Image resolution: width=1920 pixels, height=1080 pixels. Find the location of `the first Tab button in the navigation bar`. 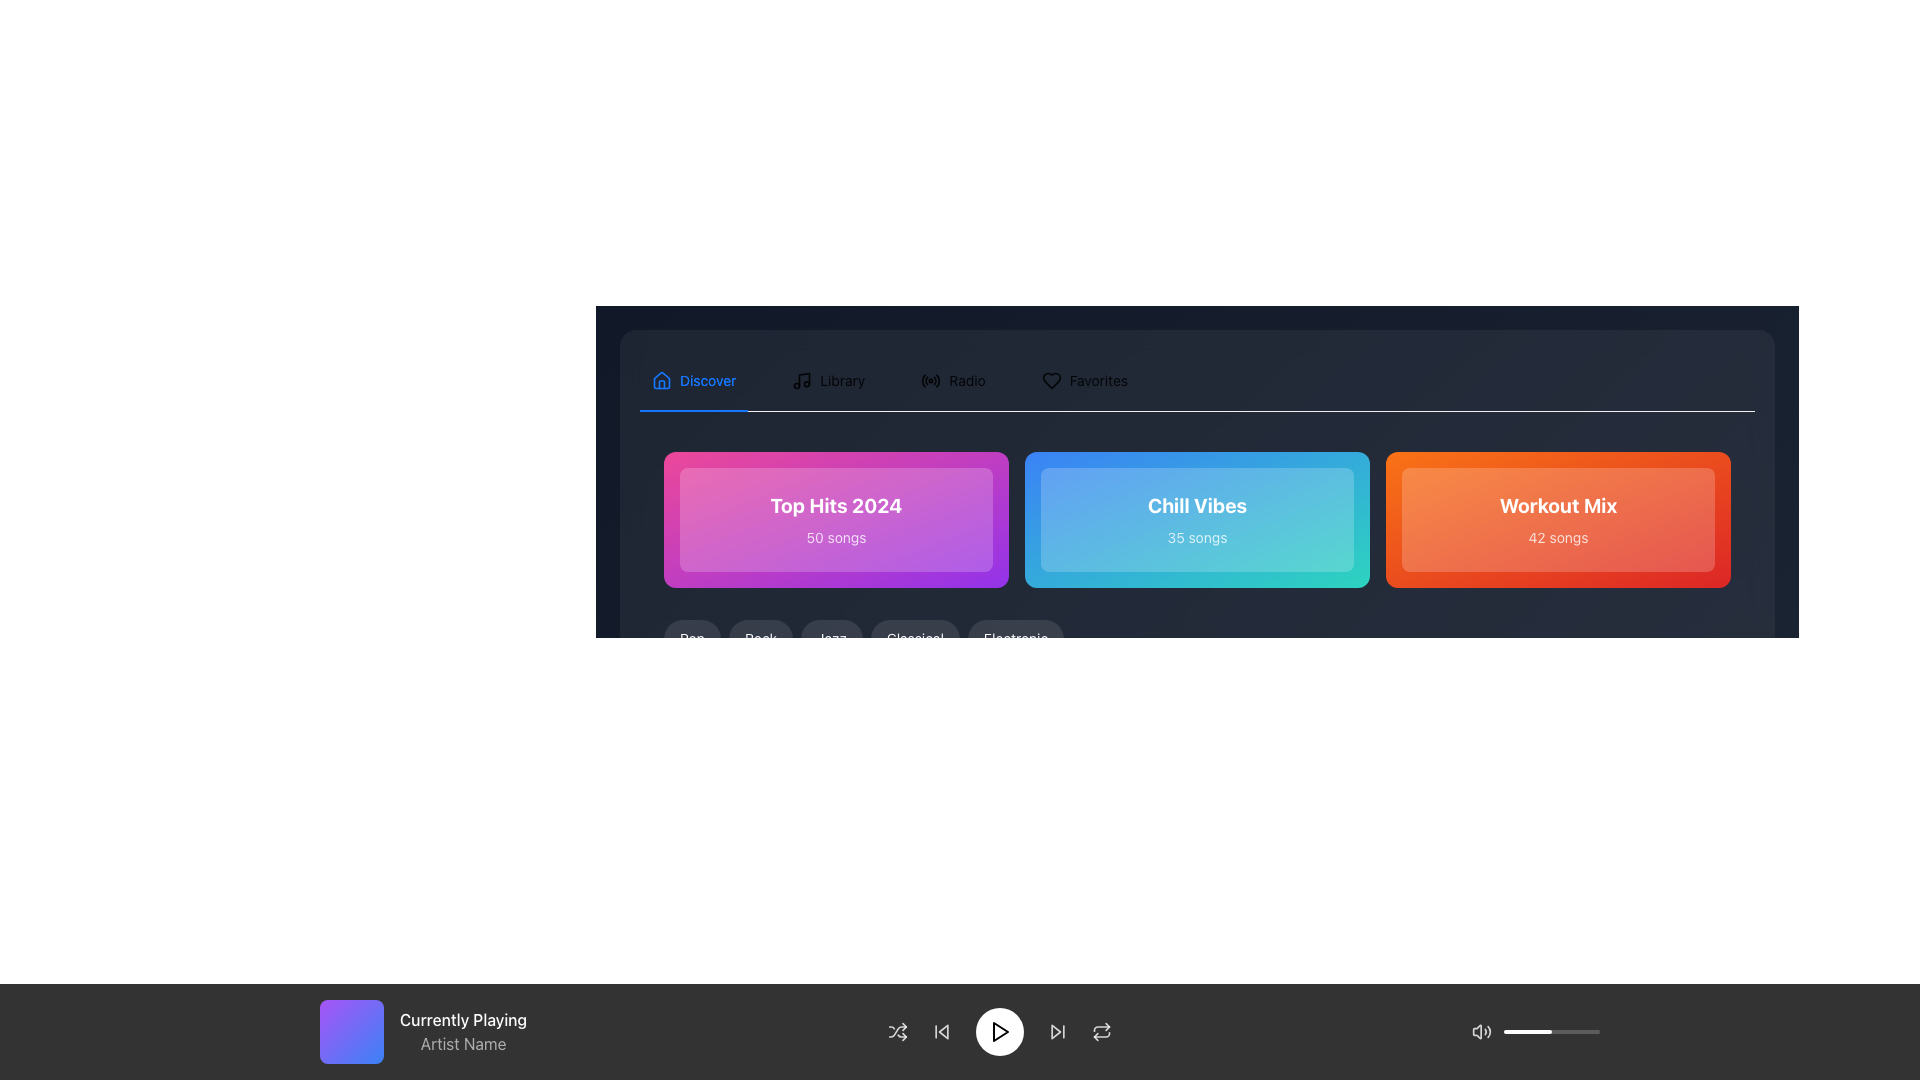

the first Tab button in the navigation bar is located at coordinates (694, 381).